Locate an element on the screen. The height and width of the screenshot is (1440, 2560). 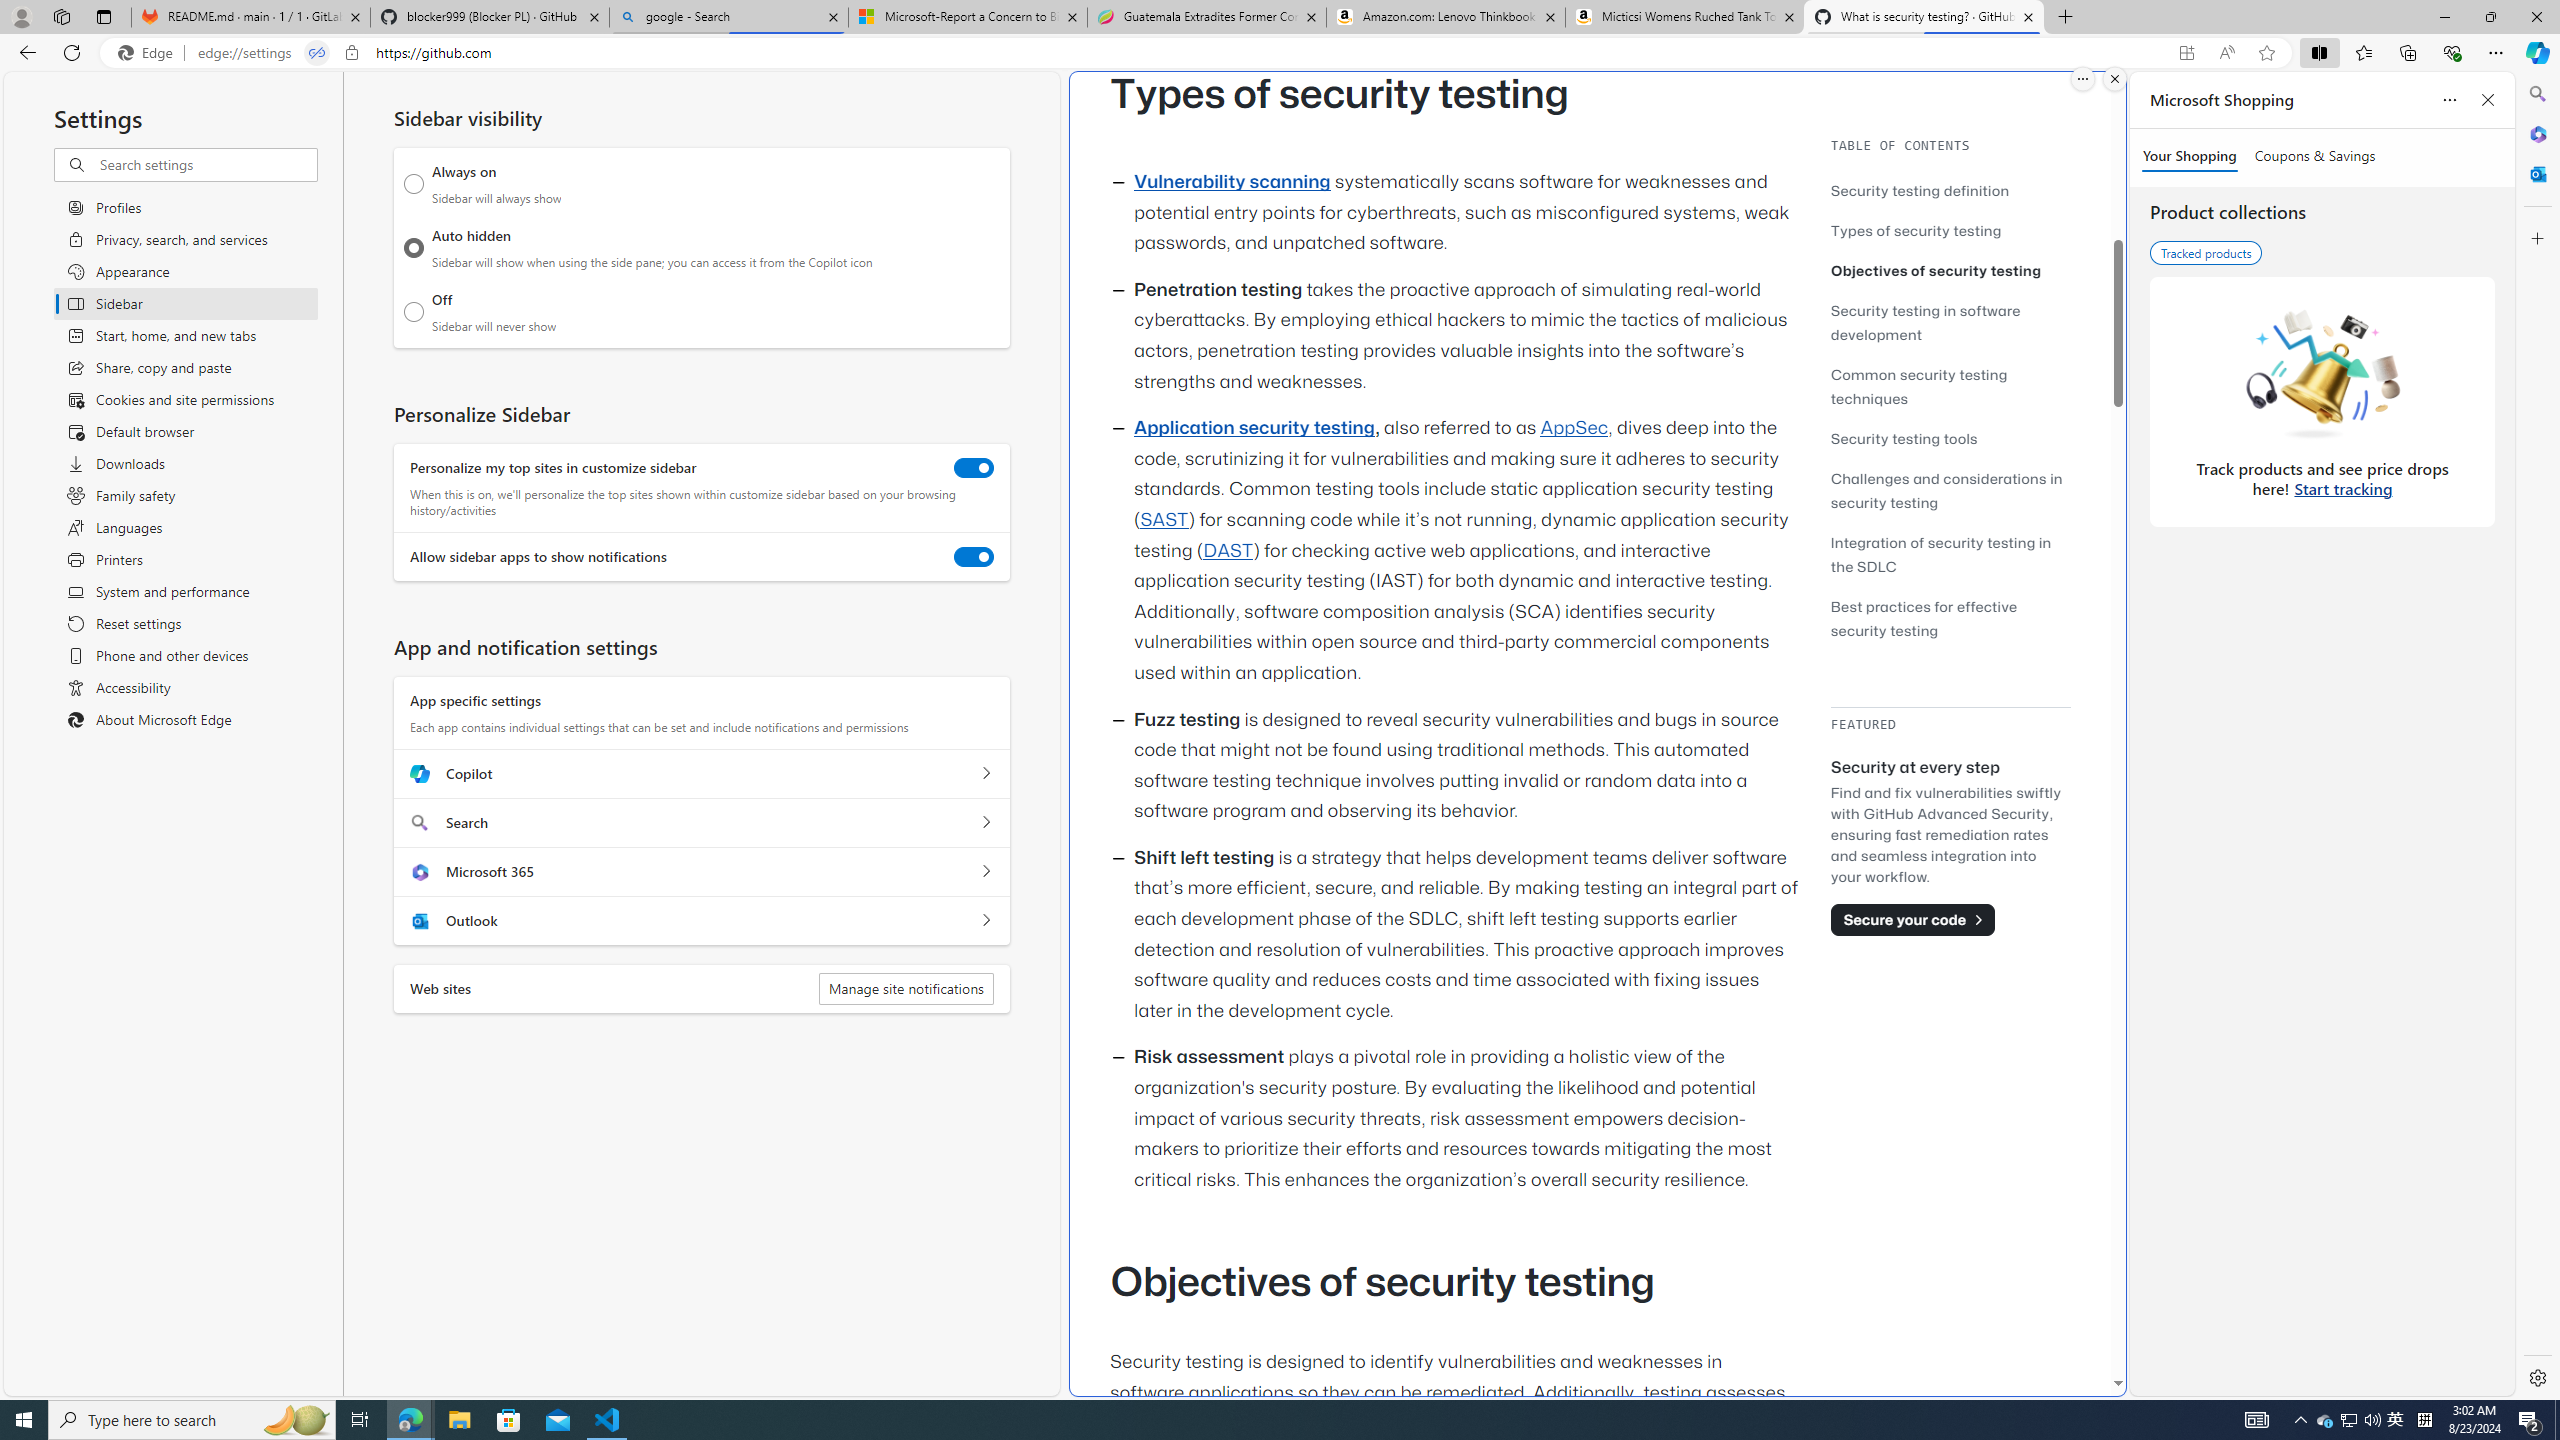
'Security testing tools' is located at coordinates (1903, 437).